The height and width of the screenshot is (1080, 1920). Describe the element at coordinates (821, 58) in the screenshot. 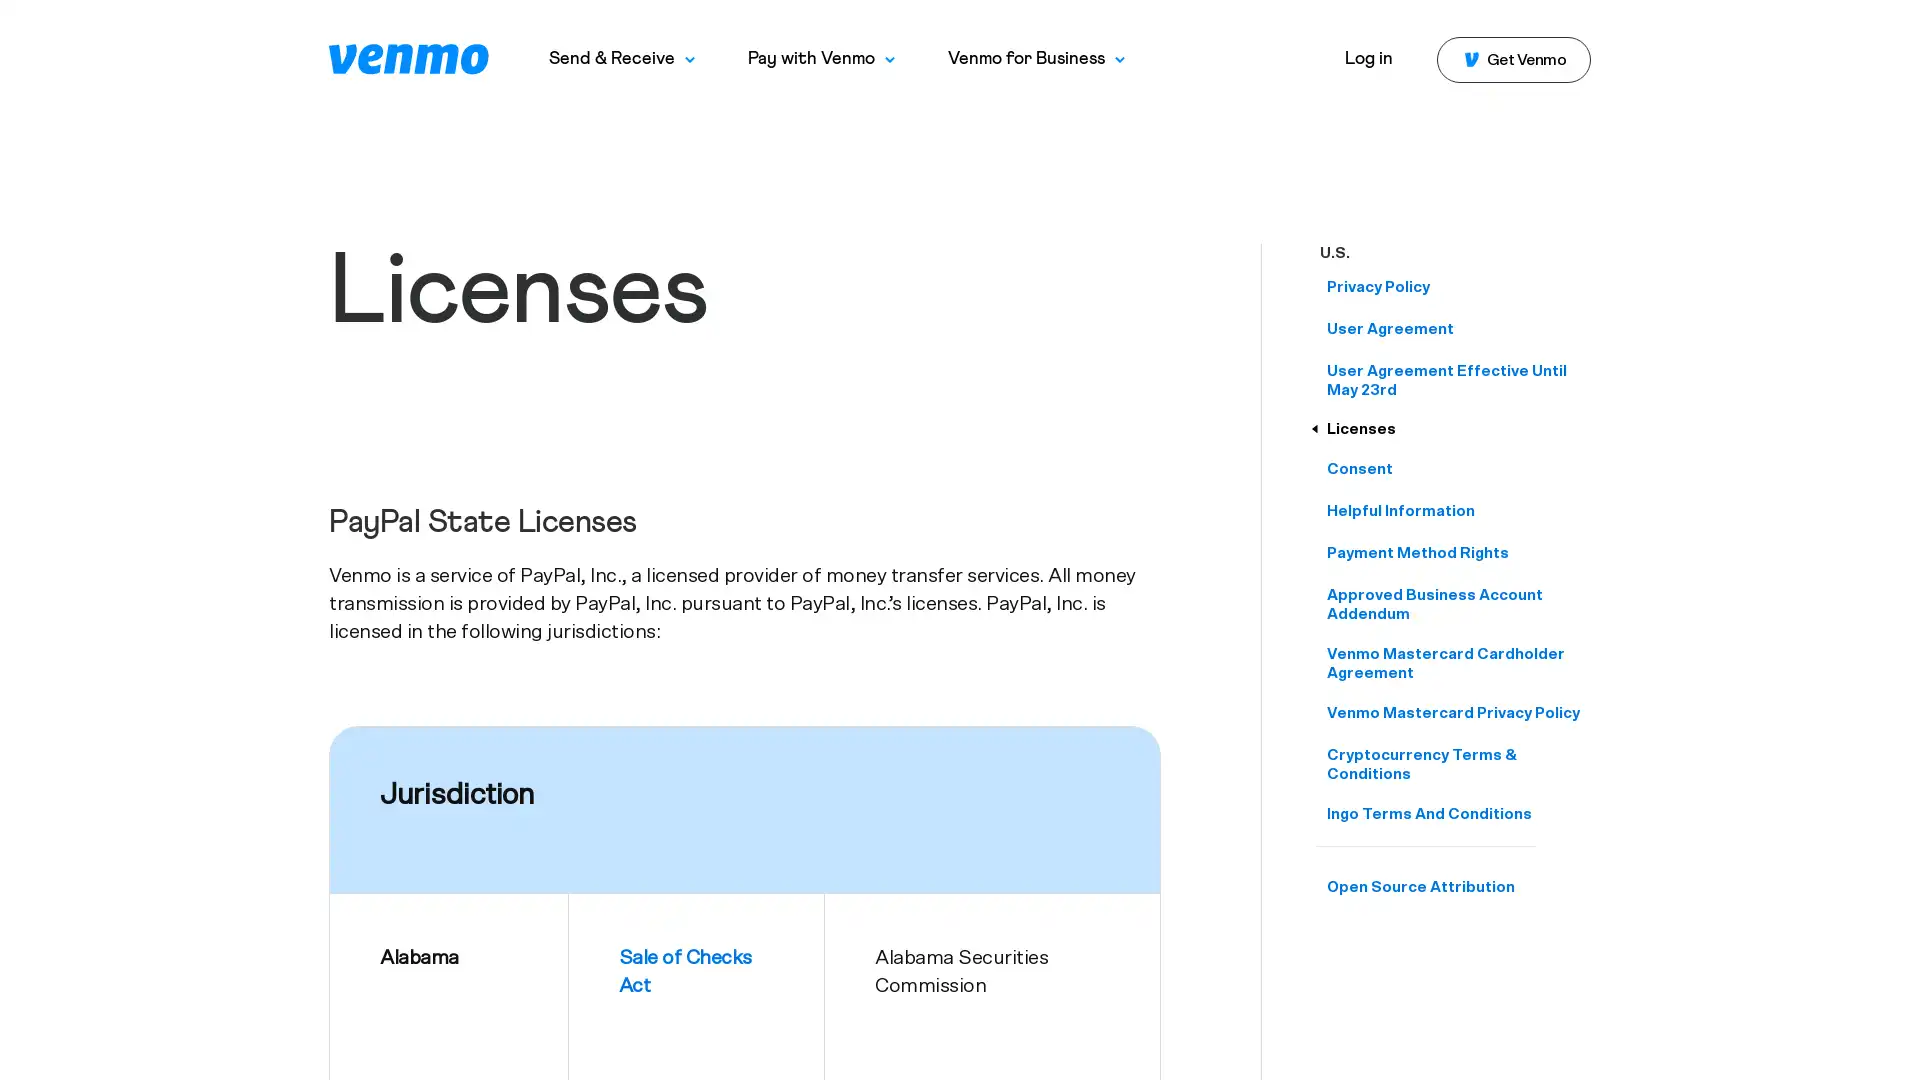

I see `Pay with Venmo` at that location.